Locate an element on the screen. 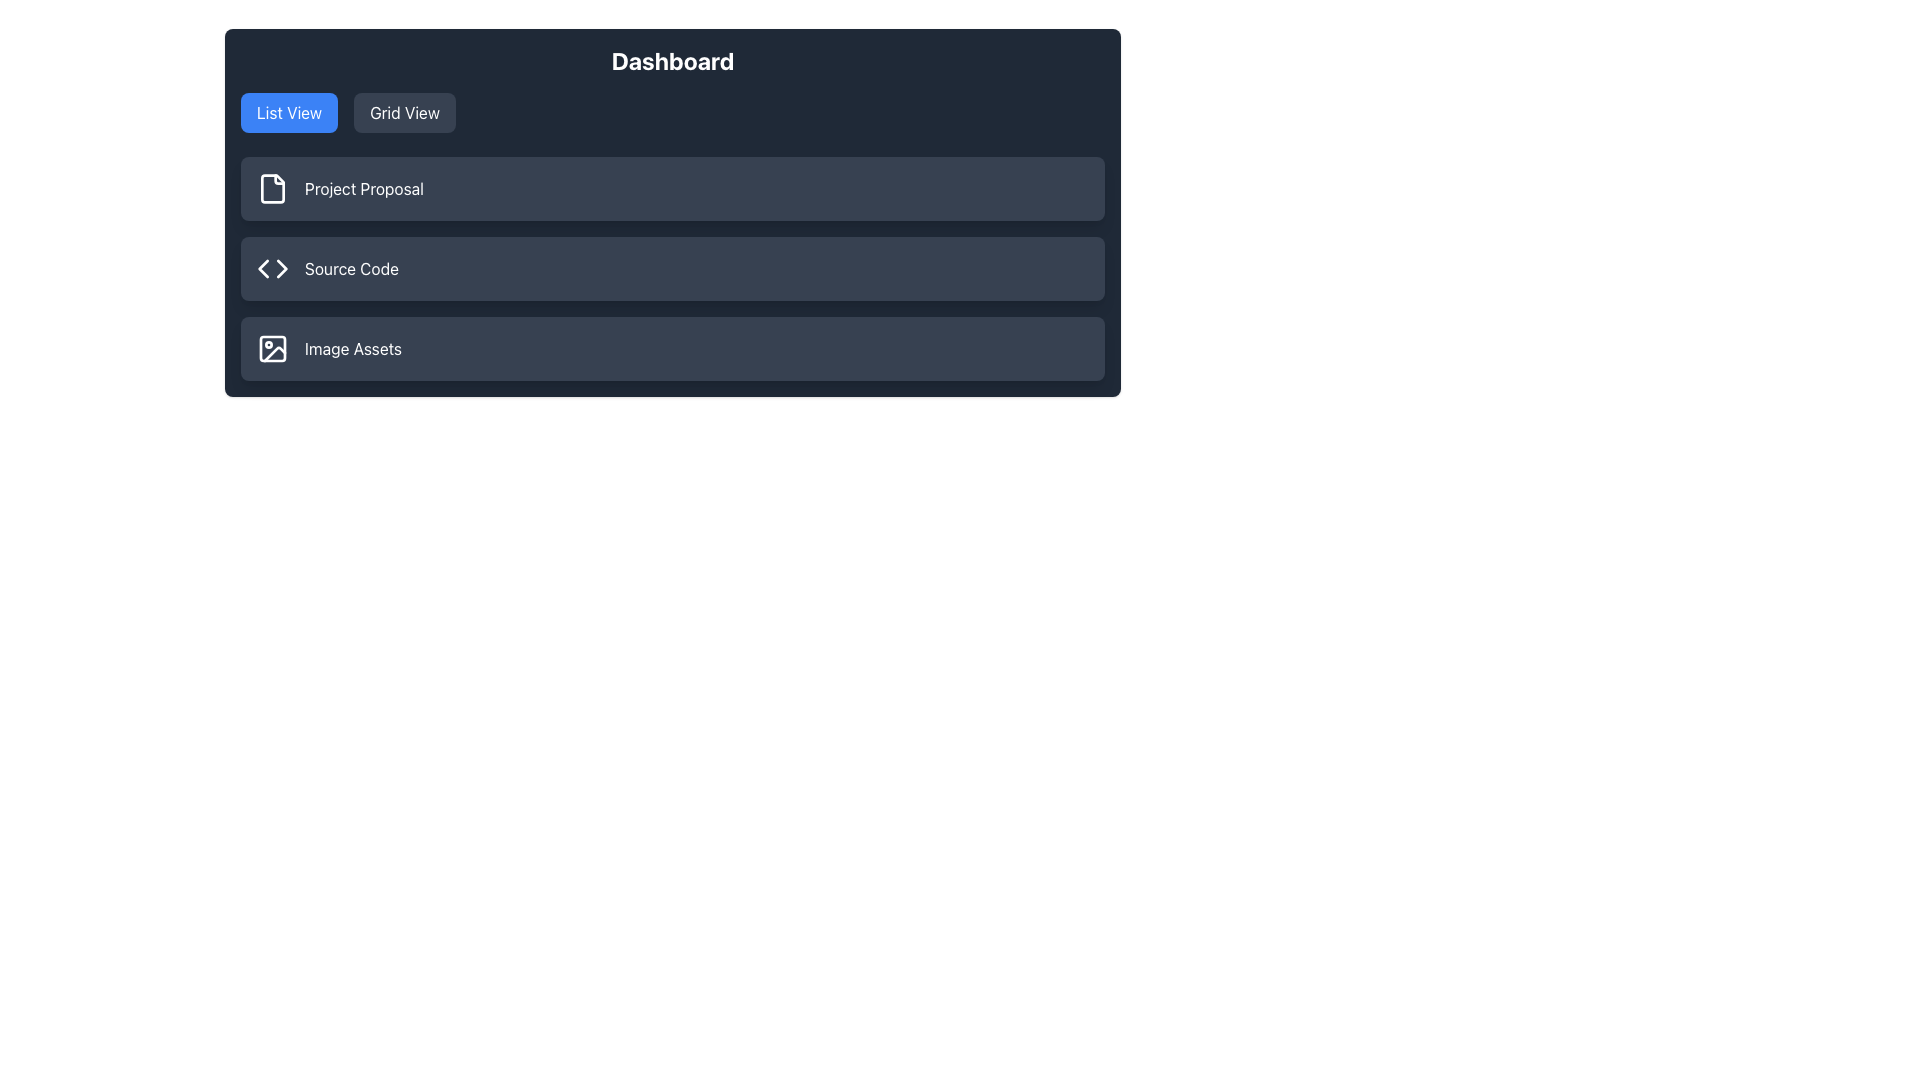 The width and height of the screenshot is (1920, 1080). the label 'Image Assets' associated with the icon located in the leftmost position of the third list item in the dashboard interface is located at coordinates (272, 347).